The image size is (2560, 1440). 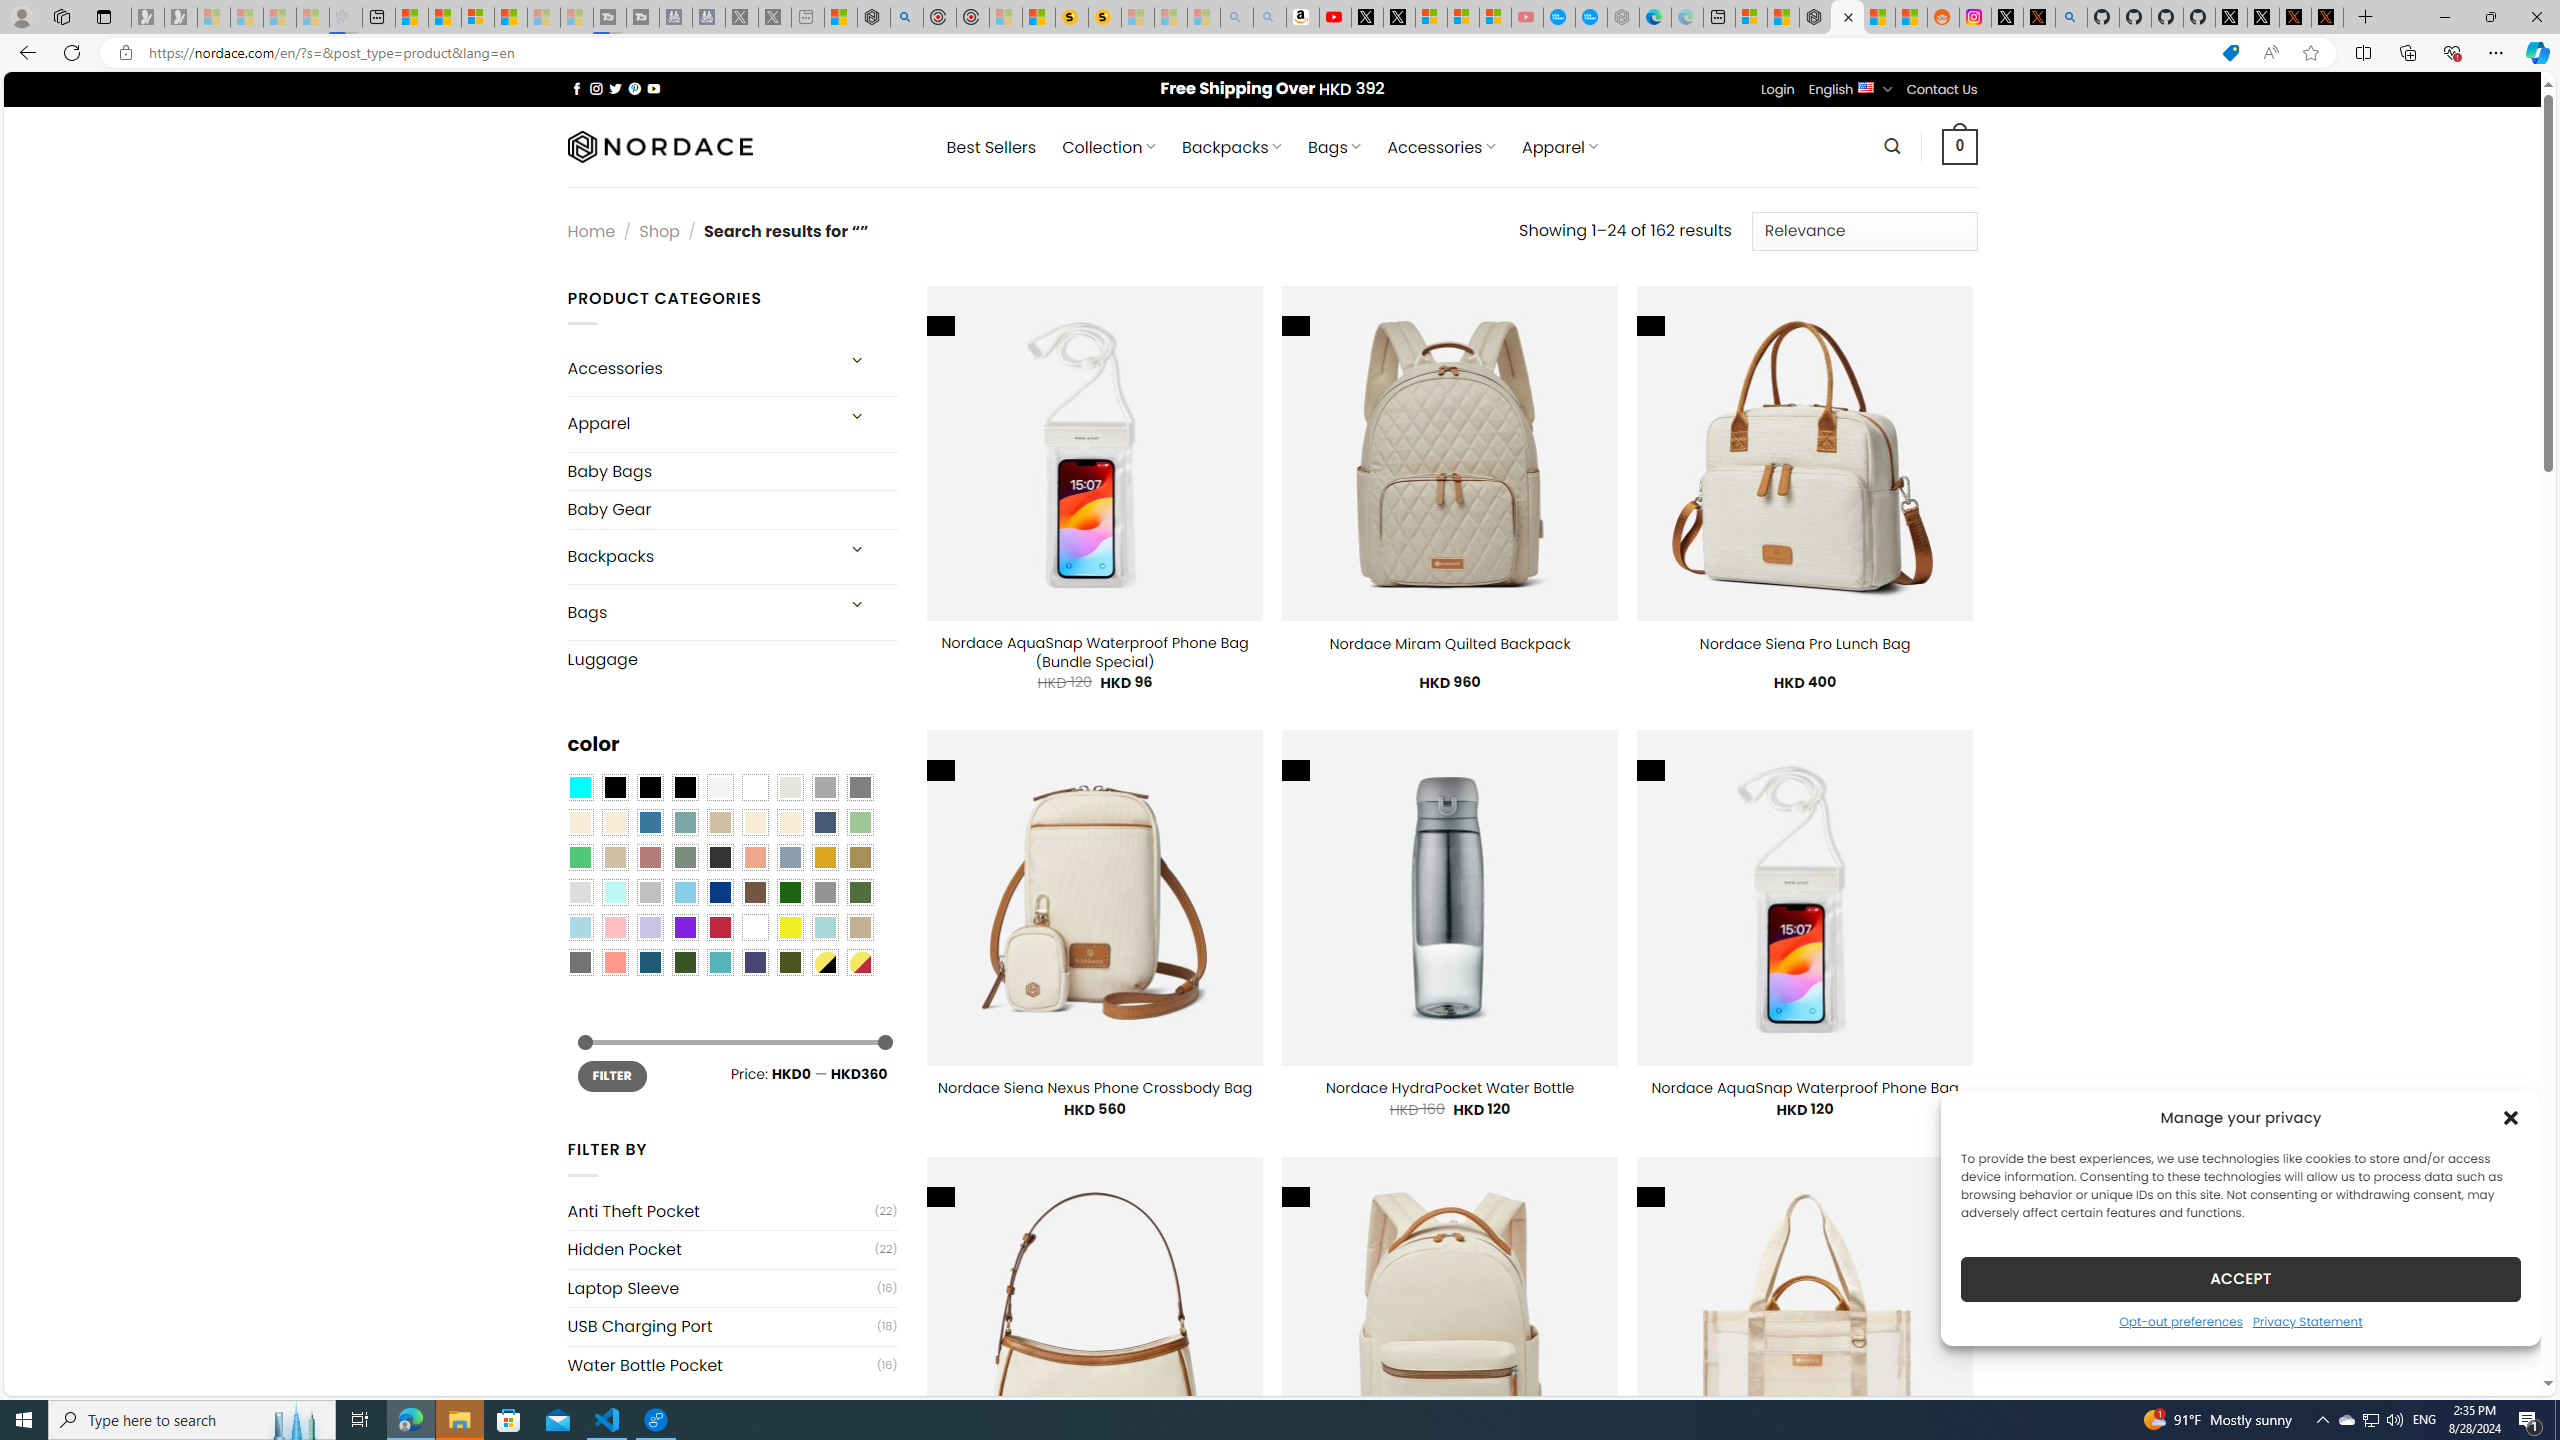 What do you see at coordinates (839, 16) in the screenshot?
I see `'Wildlife - MSN'` at bounding box center [839, 16].